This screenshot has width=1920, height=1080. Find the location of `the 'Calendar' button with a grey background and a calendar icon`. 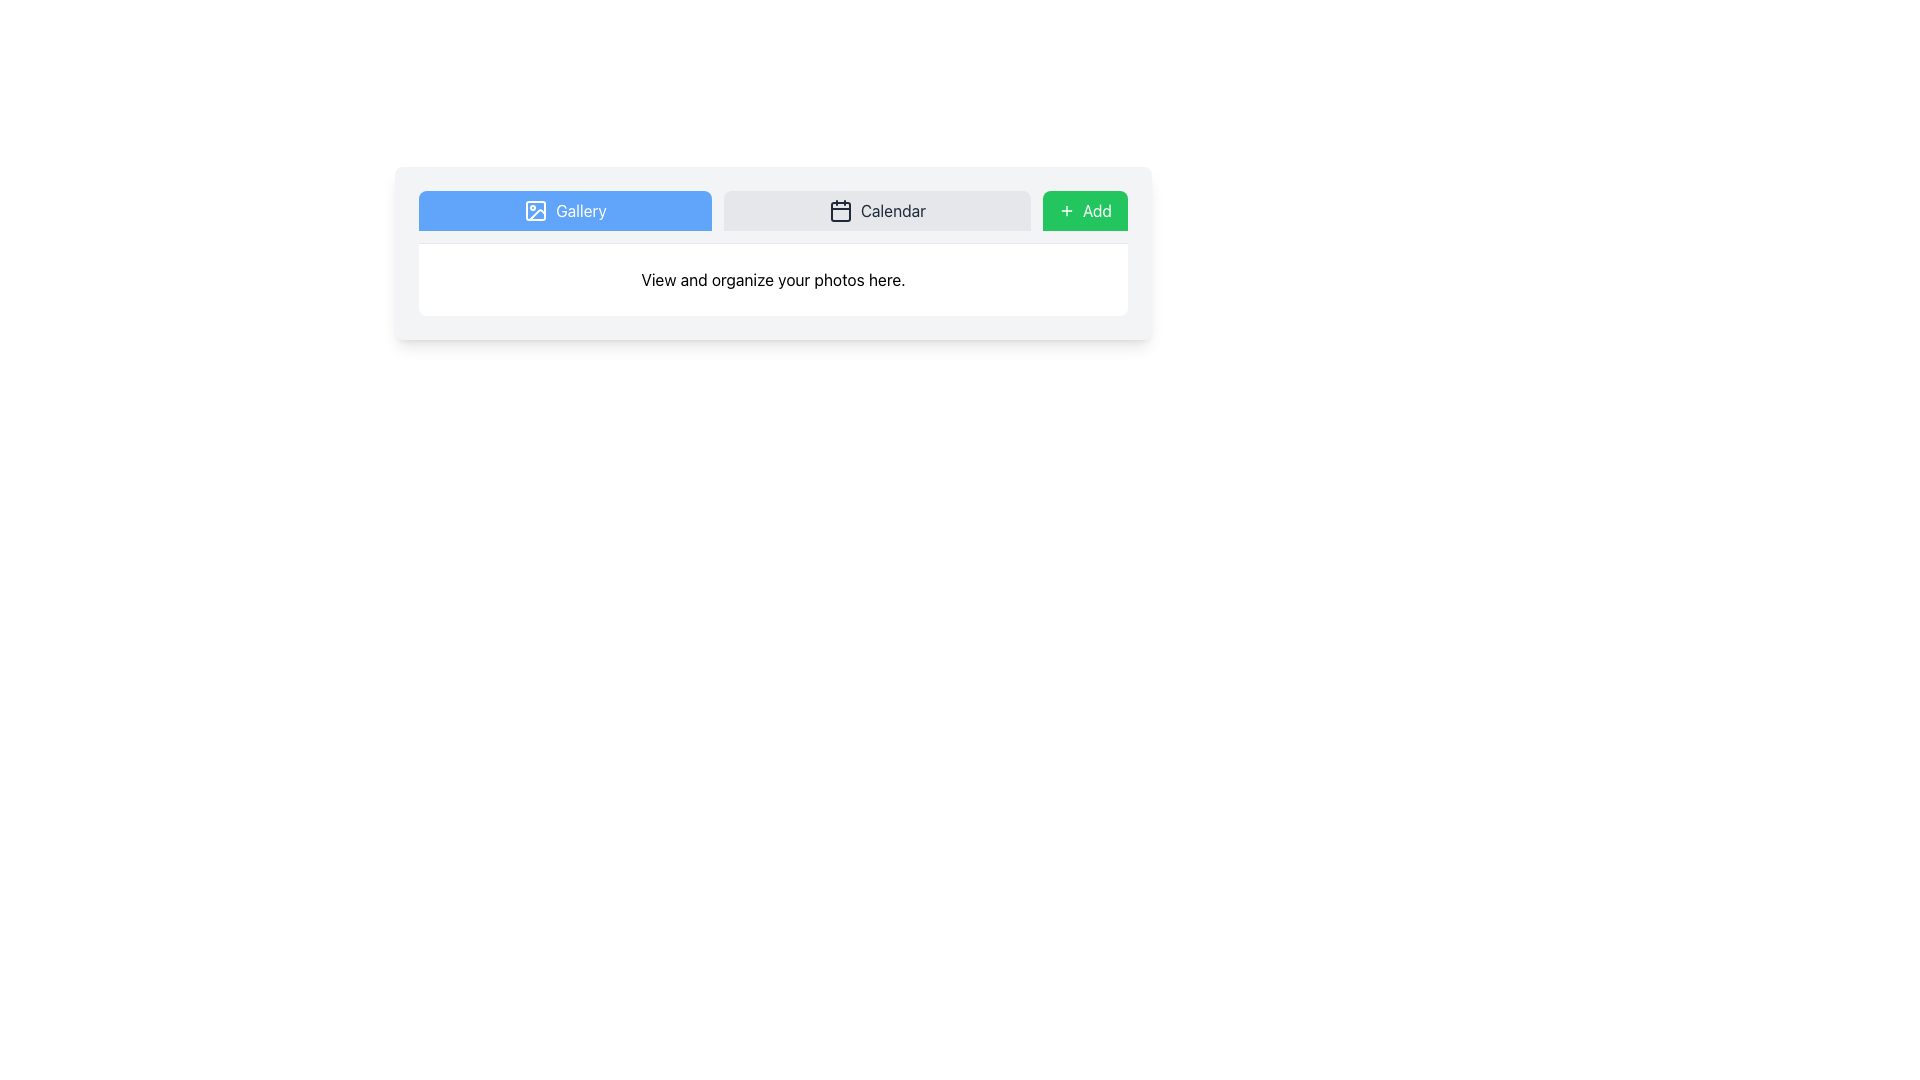

the 'Calendar' button with a grey background and a calendar icon is located at coordinates (877, 211).